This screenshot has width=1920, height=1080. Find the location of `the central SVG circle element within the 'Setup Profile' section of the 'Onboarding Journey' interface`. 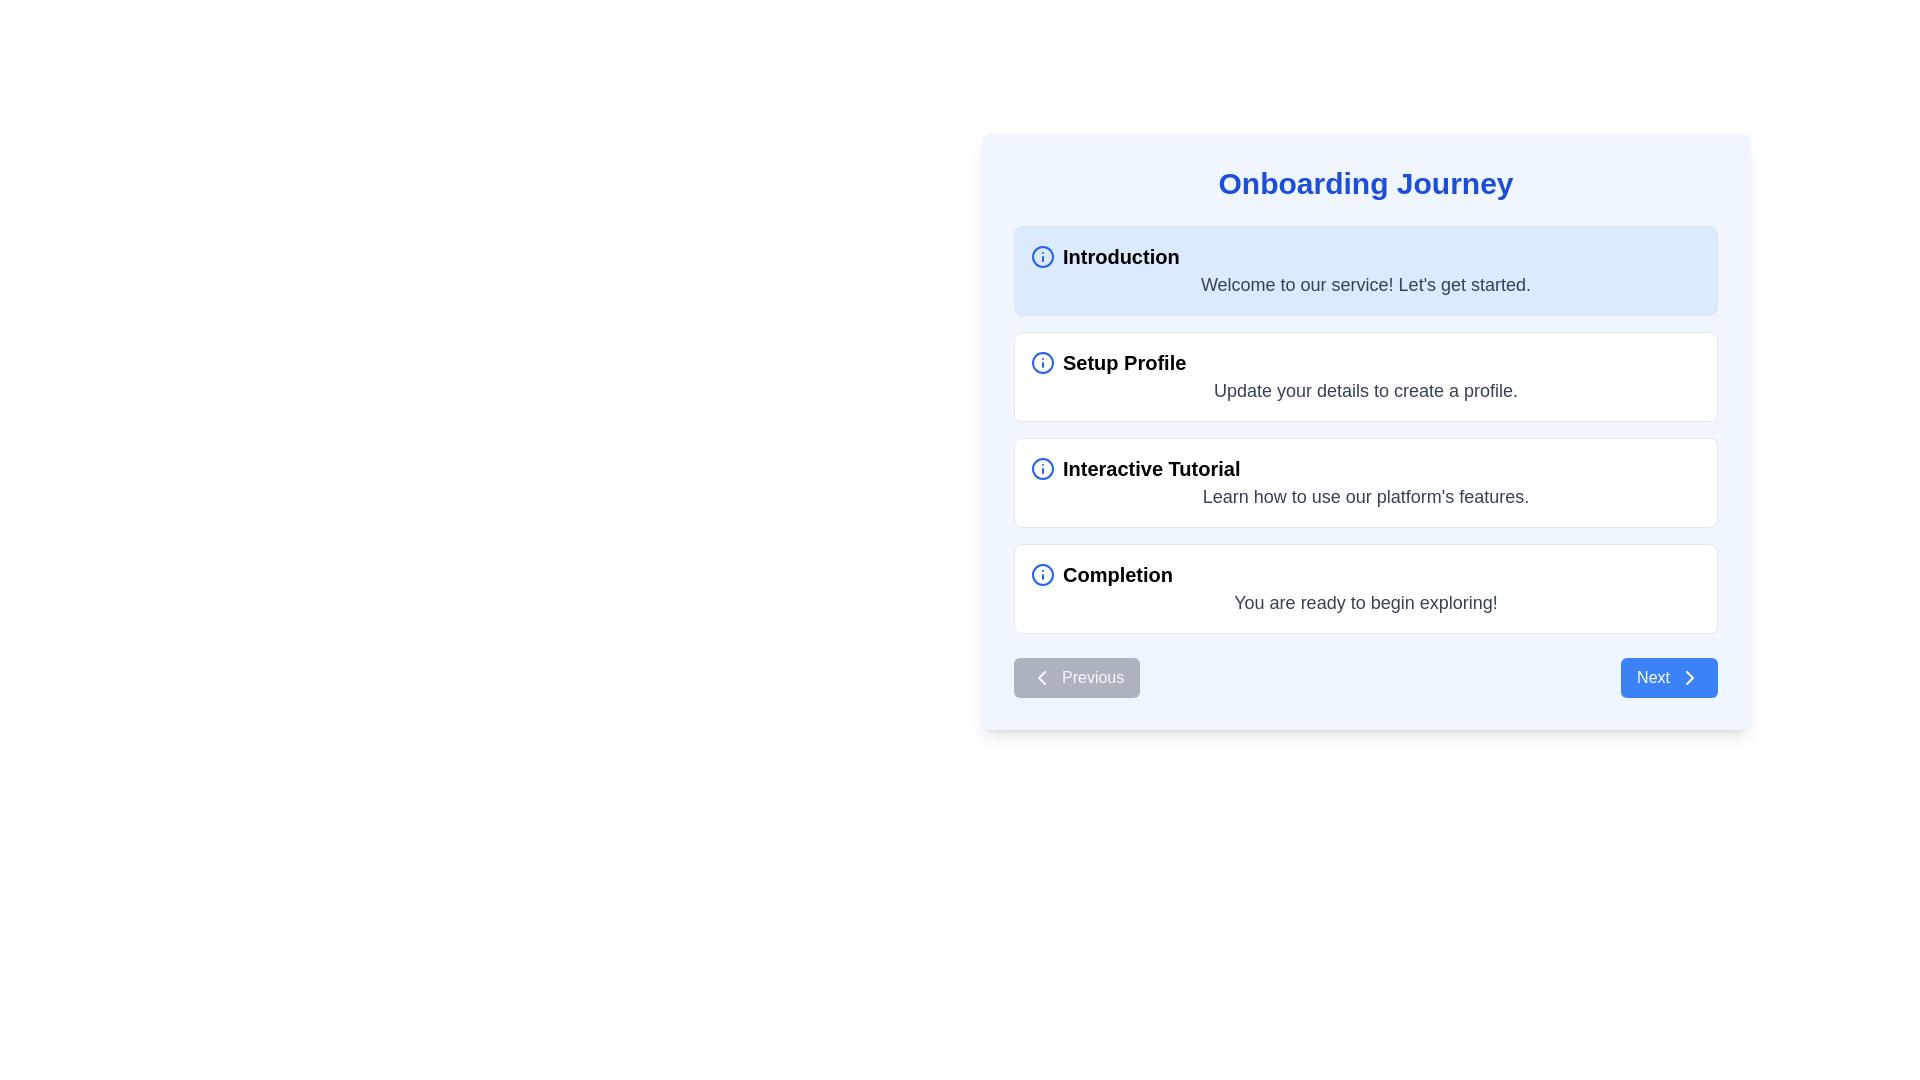

the central SVG circle element within the 'Setup Profile' section of the 'Onboarding Journey' interface is located at coordinates (1041, 362).